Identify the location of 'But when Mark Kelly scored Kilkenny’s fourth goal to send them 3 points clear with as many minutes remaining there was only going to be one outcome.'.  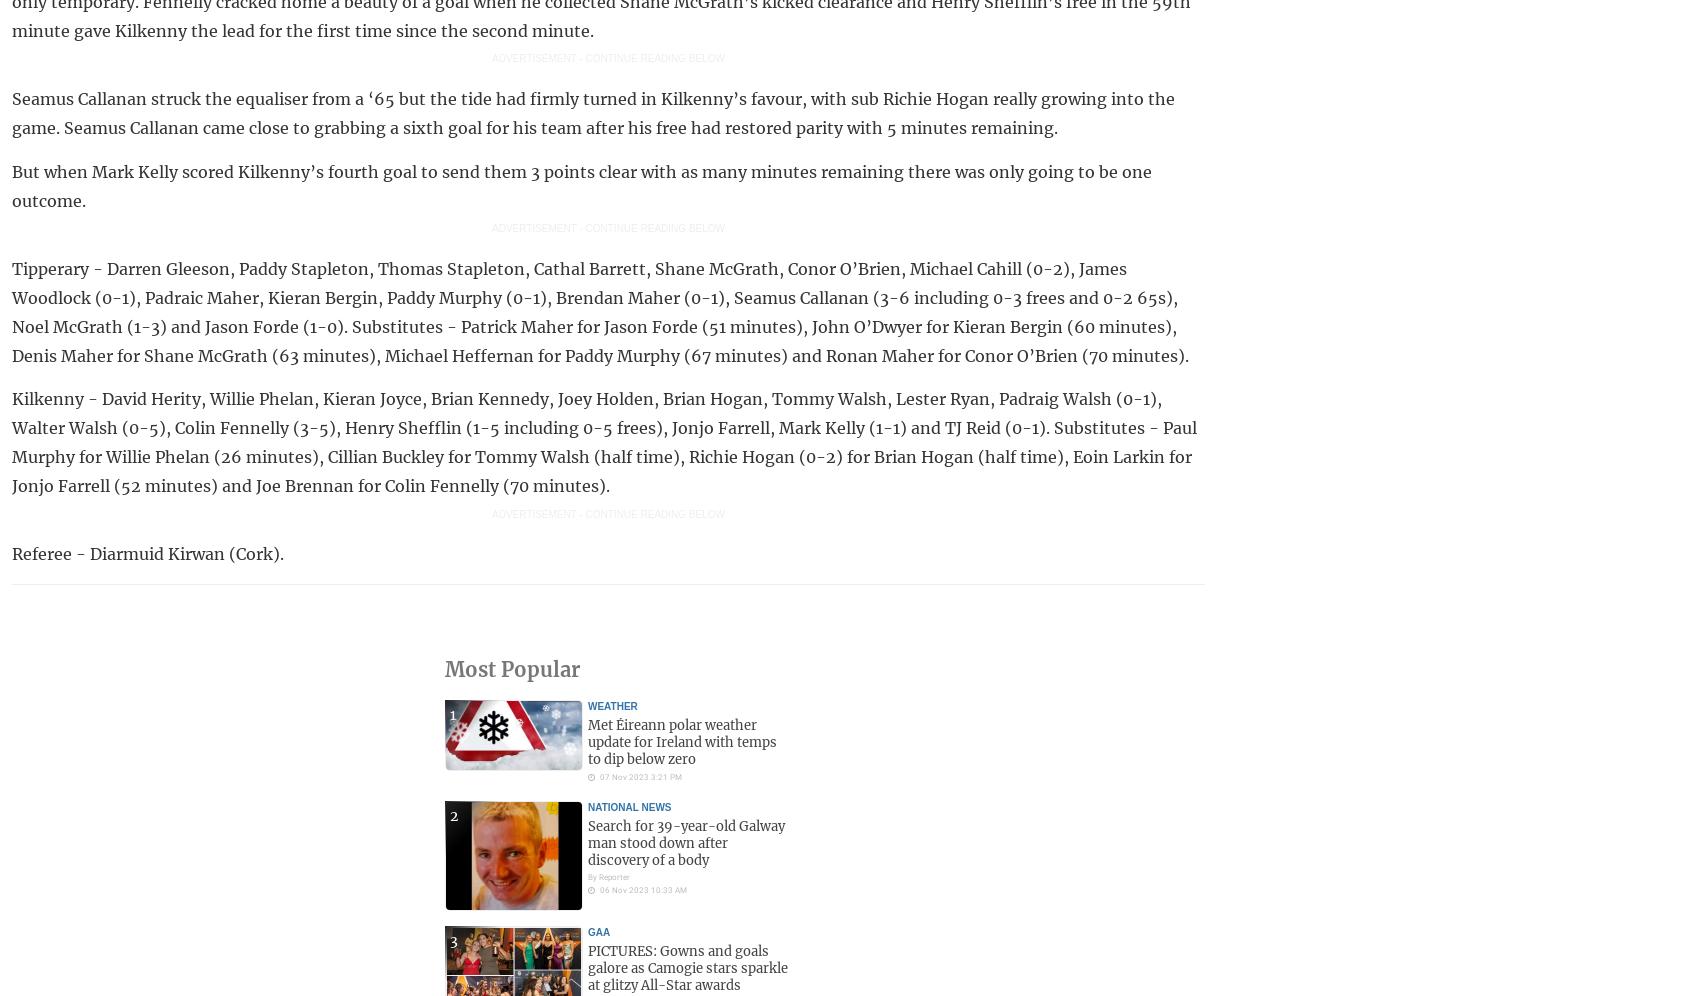
(582, 185).